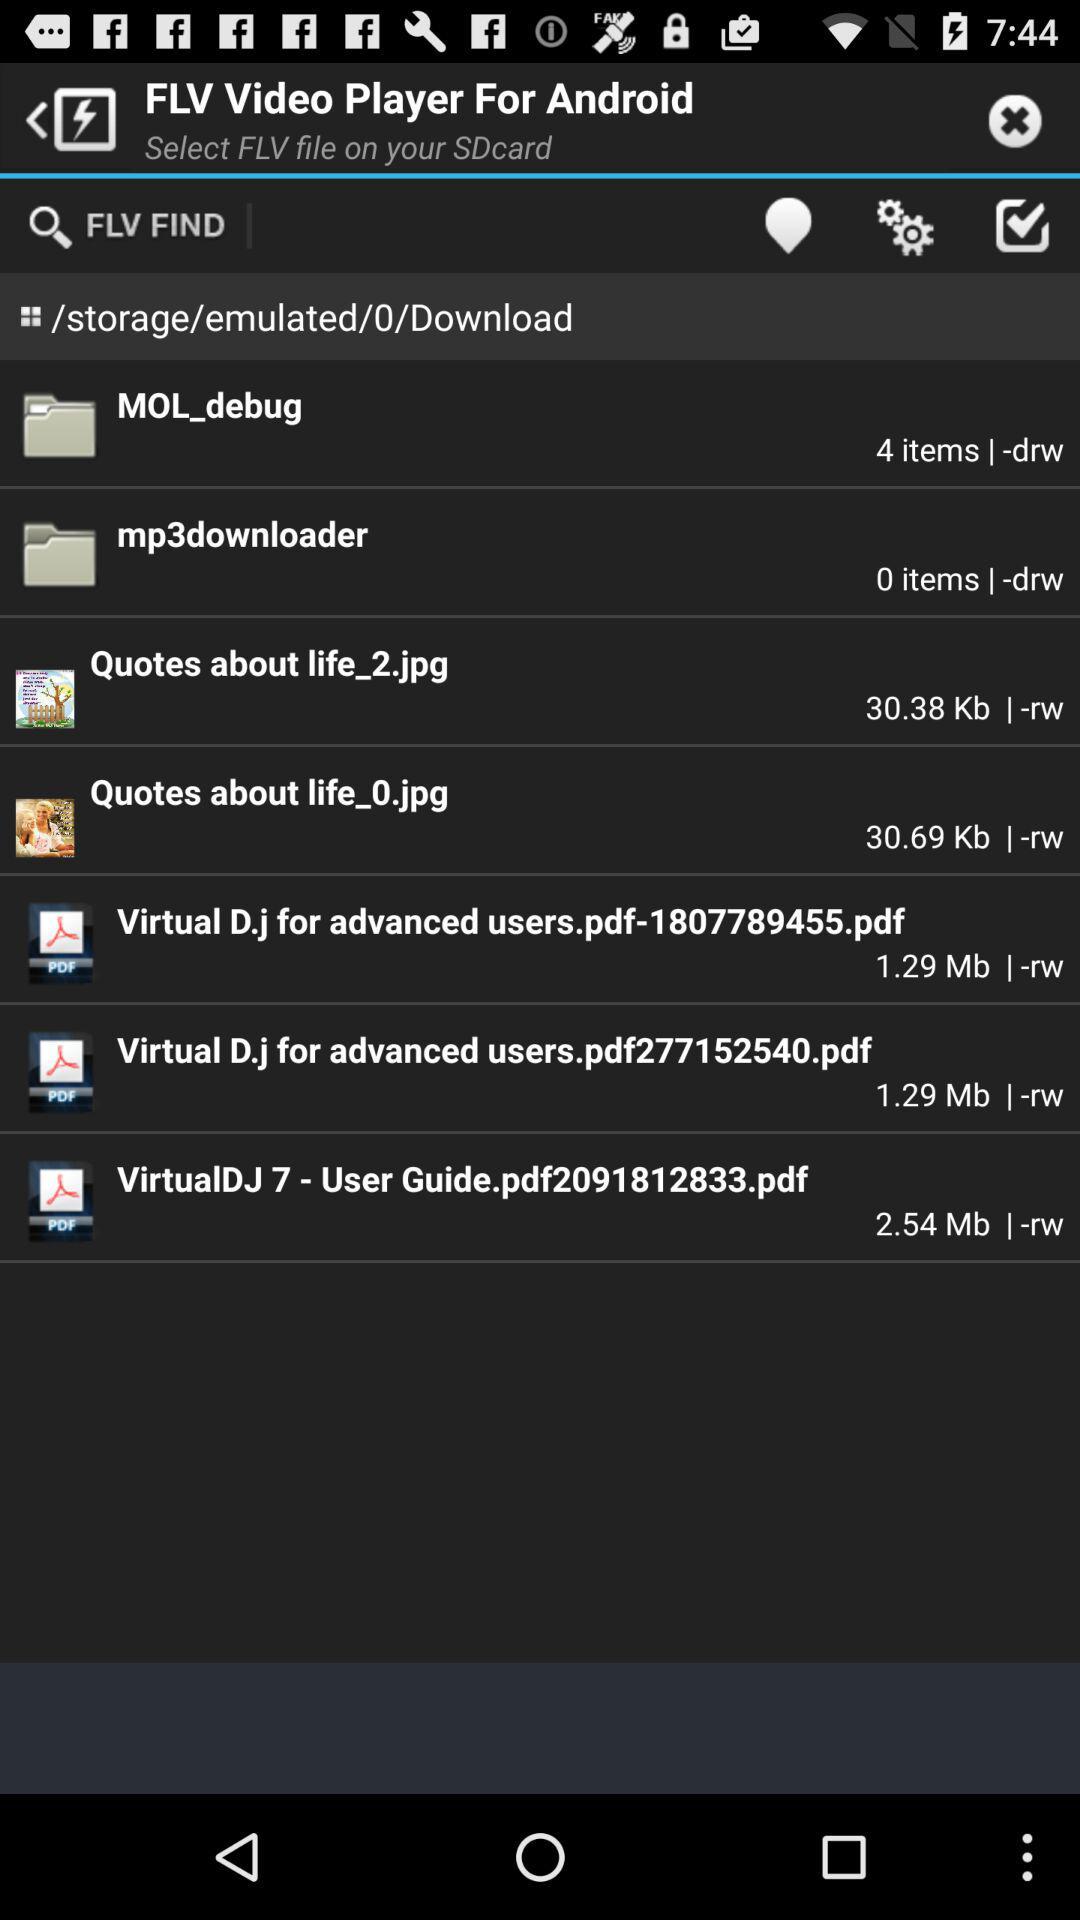  Describe the element at coordinates (1021, 225) in the screenshot. I see `item above the mol_debug app` at that location.